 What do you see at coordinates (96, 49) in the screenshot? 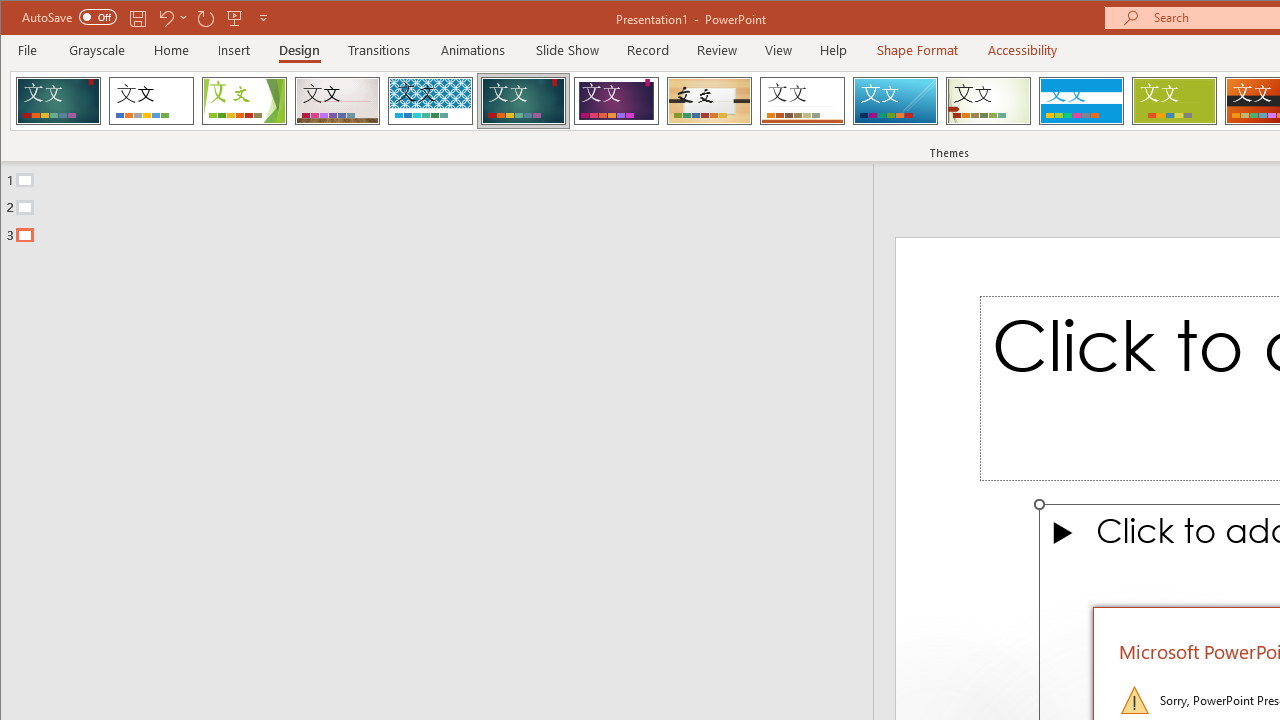
I see `'Grayscale'` at bounding box center [96, 49].